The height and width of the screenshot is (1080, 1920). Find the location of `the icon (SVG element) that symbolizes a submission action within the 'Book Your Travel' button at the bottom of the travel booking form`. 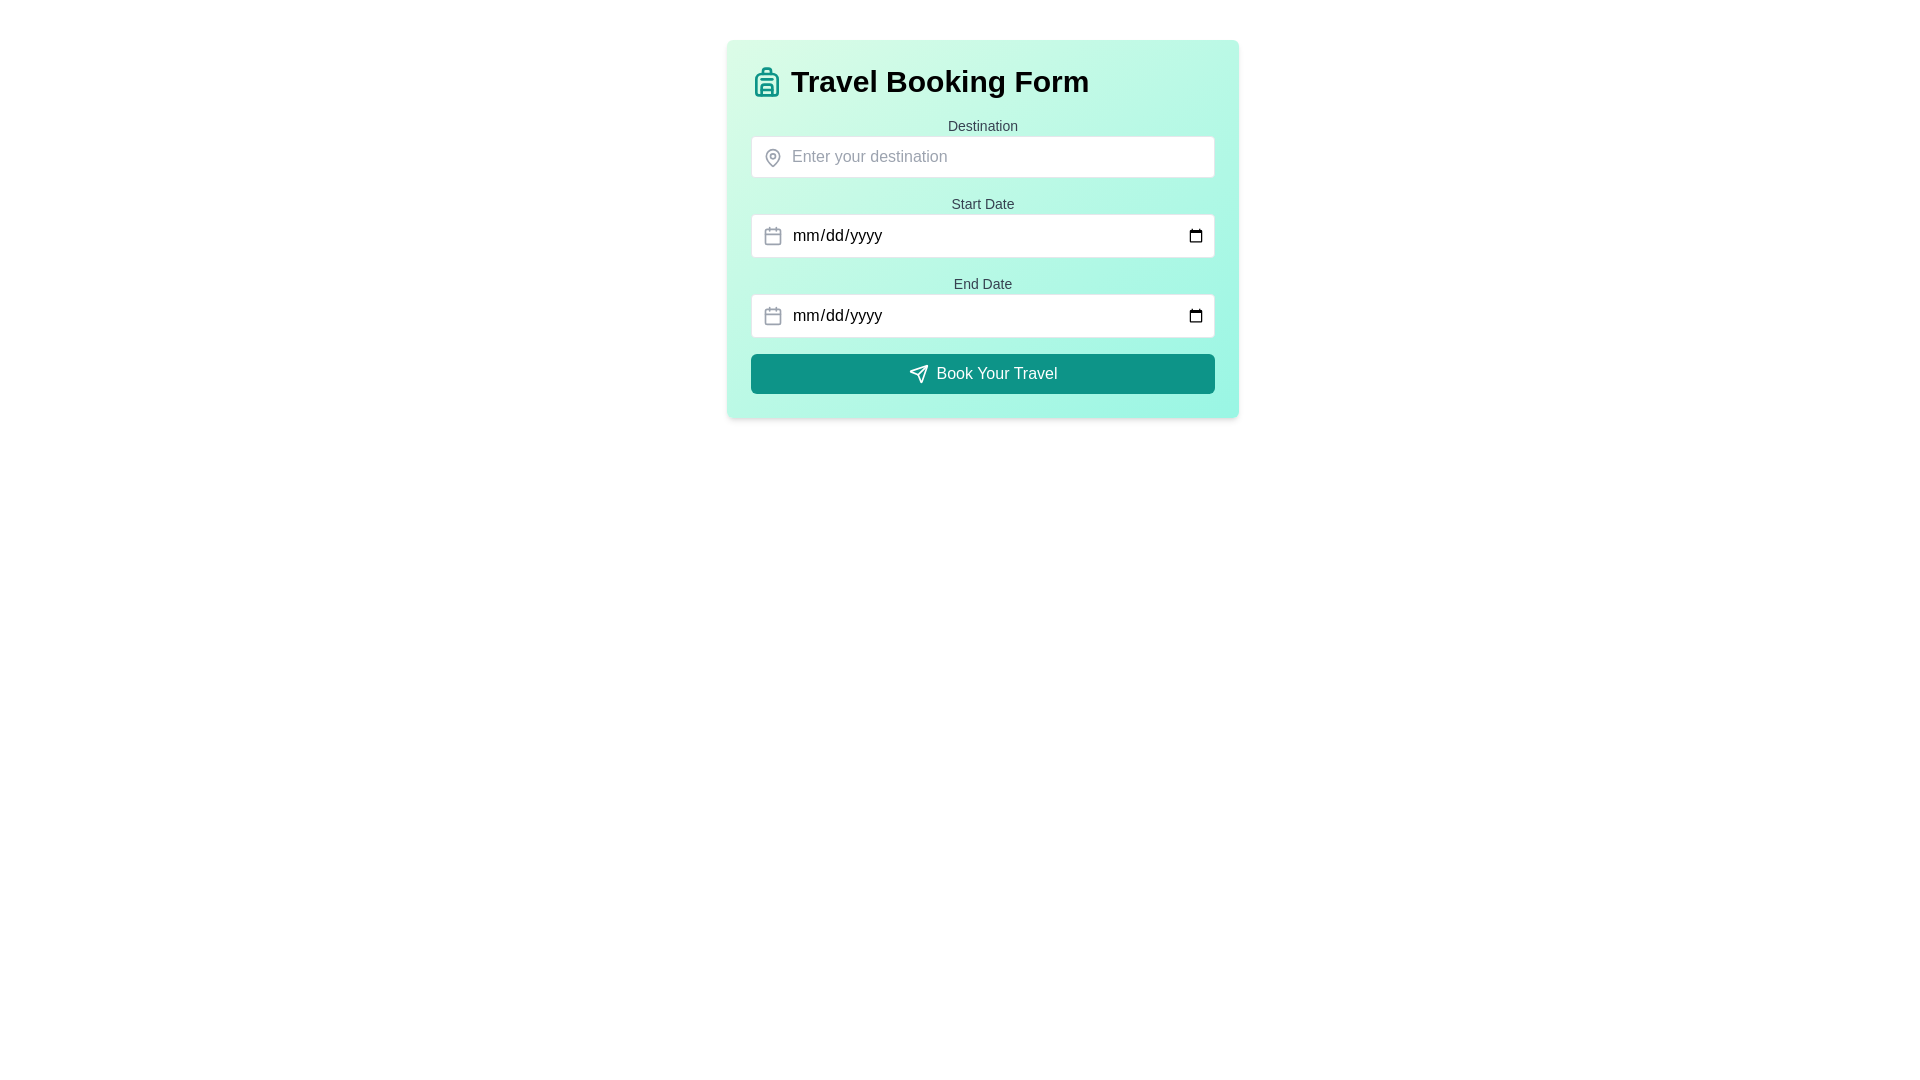

the icon (SVG element) that symbolizes a submission action within the 'Book Your Travel' button at the bottom of the travel booking form is located at coordinates (917, 374).